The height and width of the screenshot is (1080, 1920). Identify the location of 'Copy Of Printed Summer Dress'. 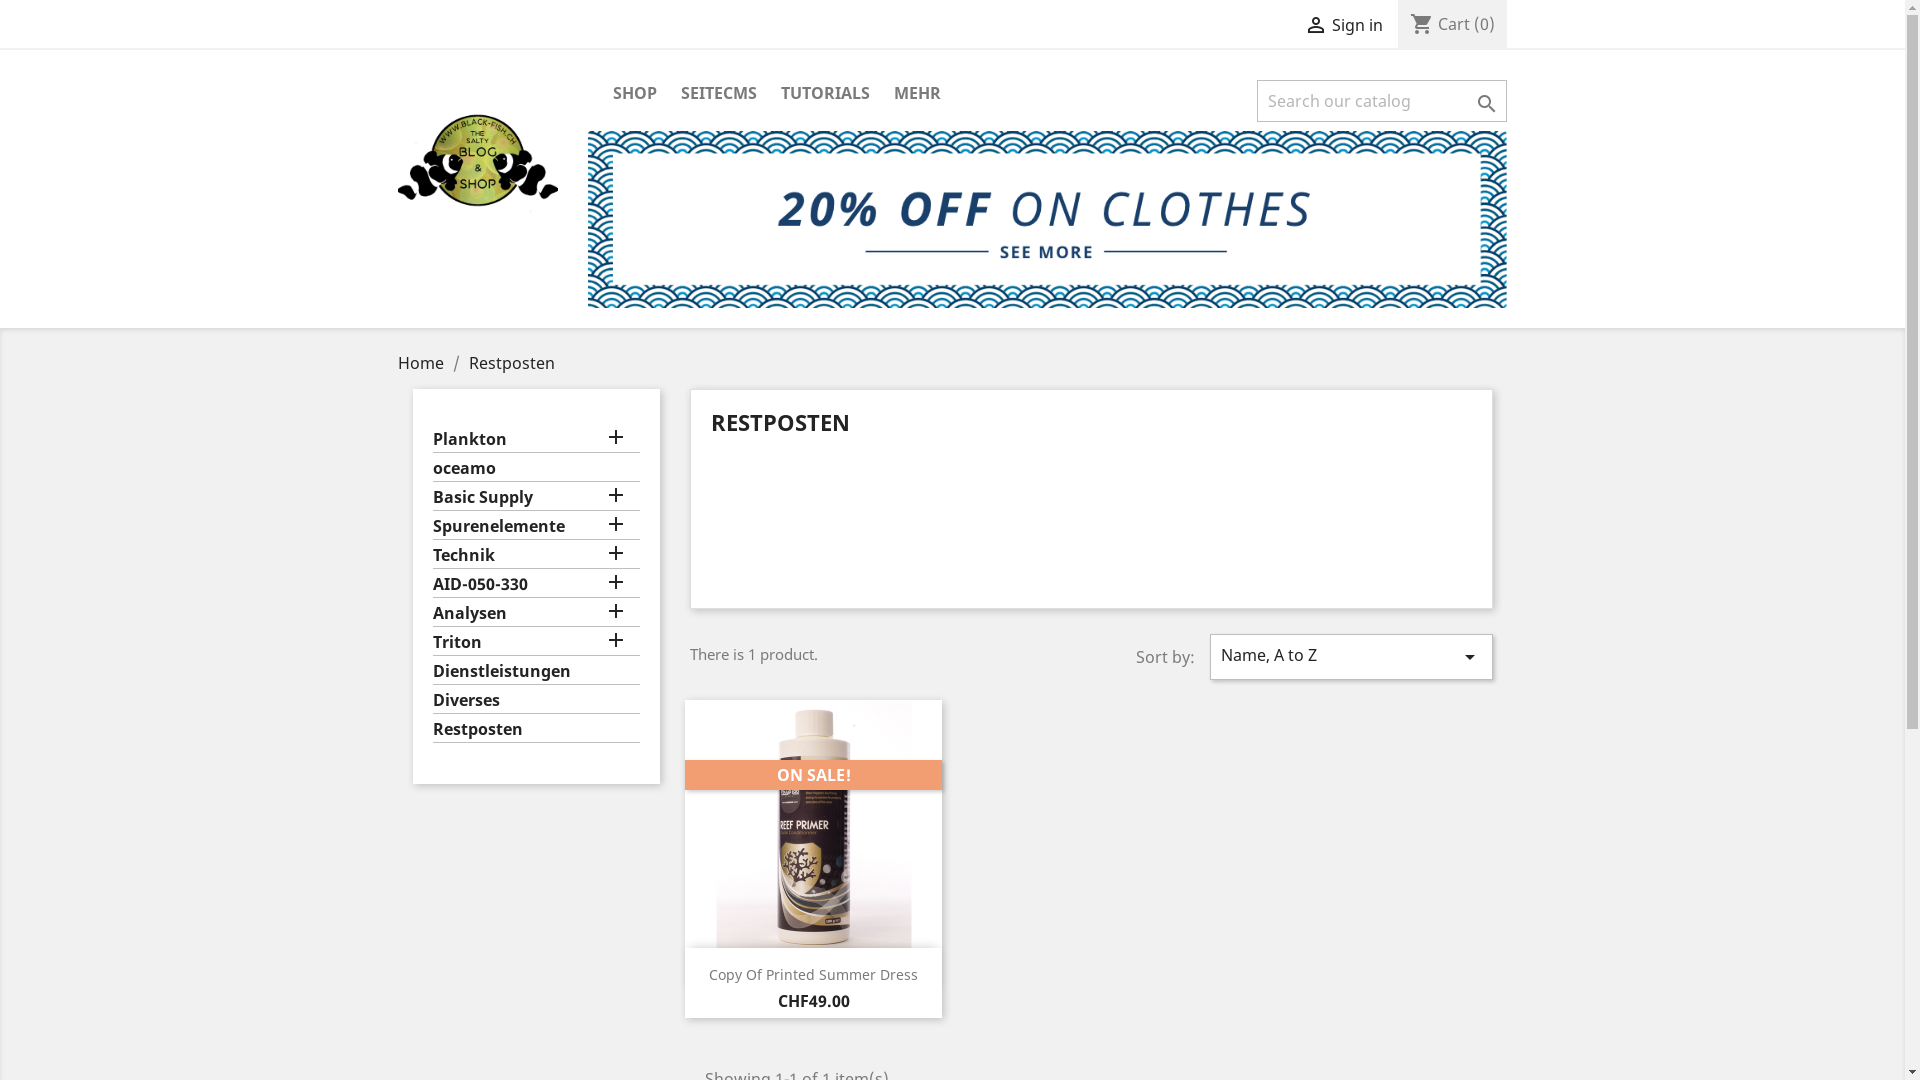
(709, 973).